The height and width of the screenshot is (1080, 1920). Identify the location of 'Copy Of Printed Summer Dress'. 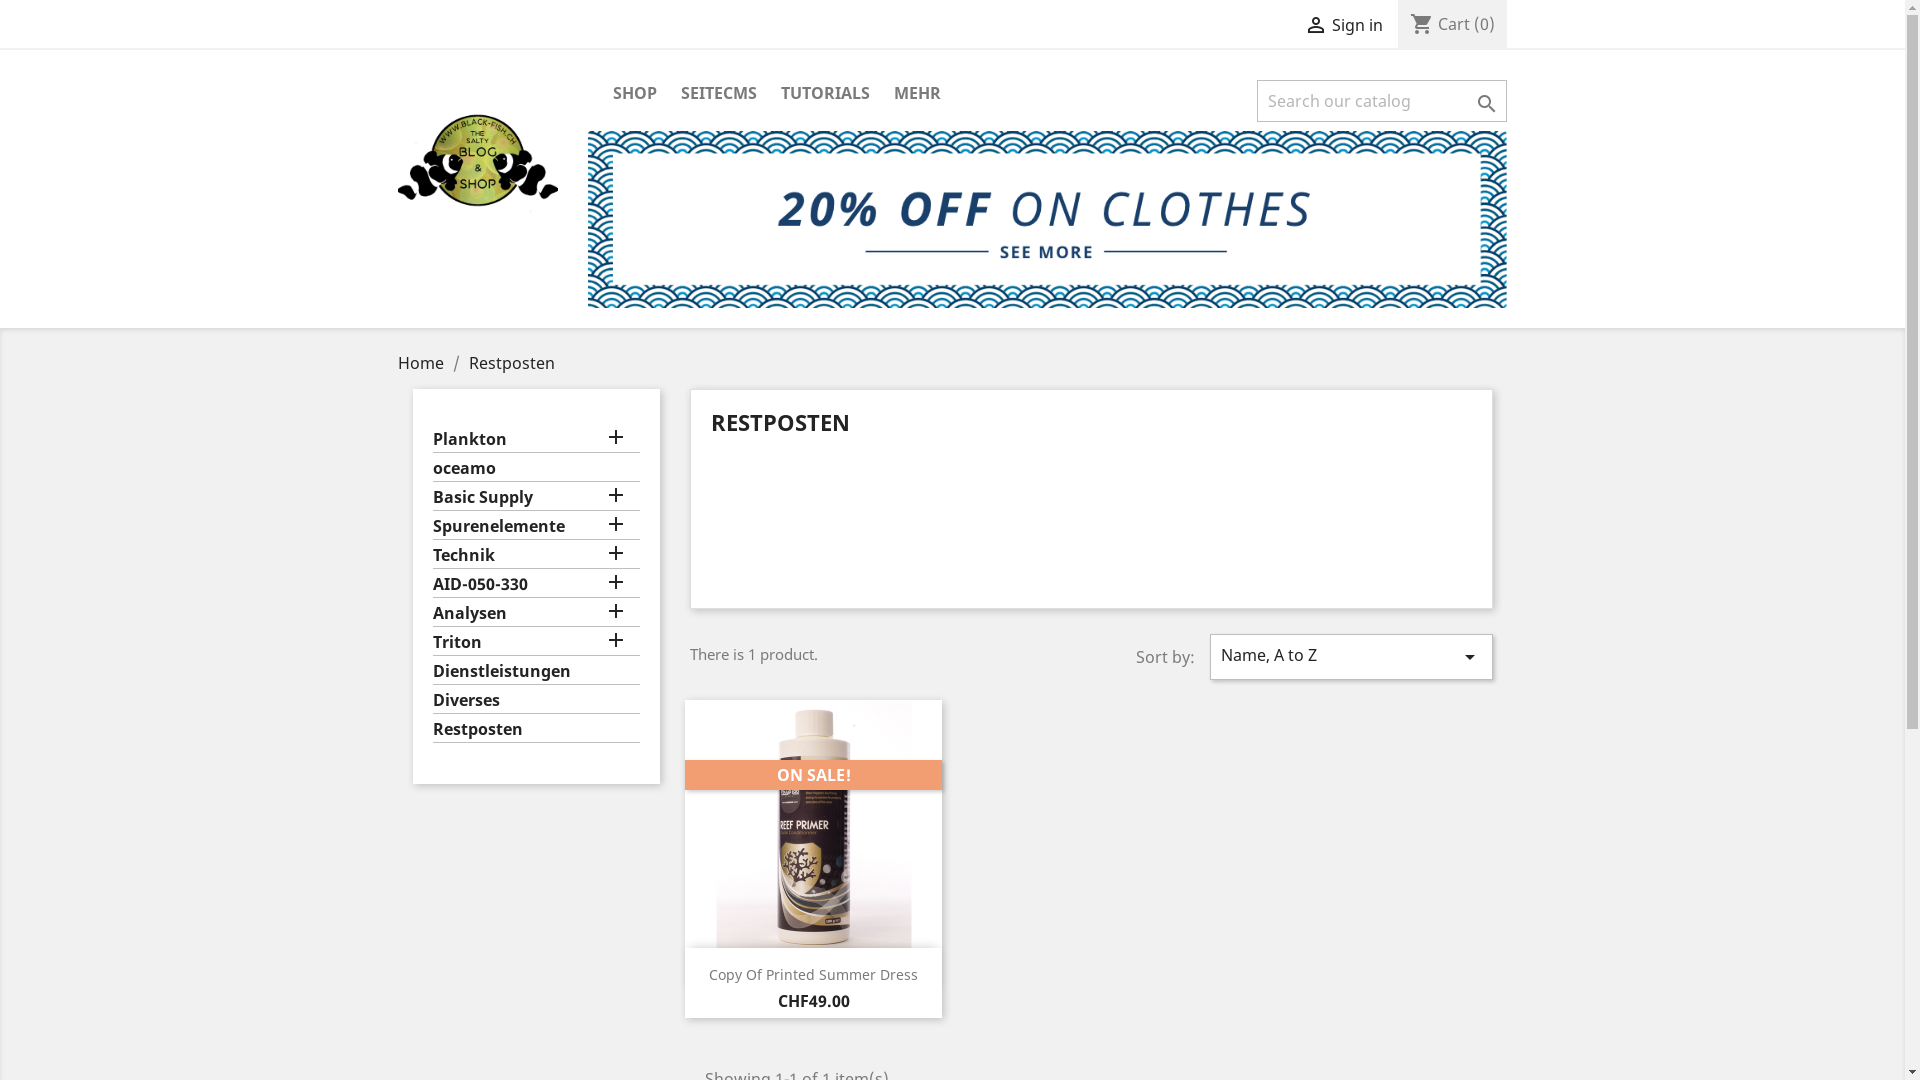
(709, 973).